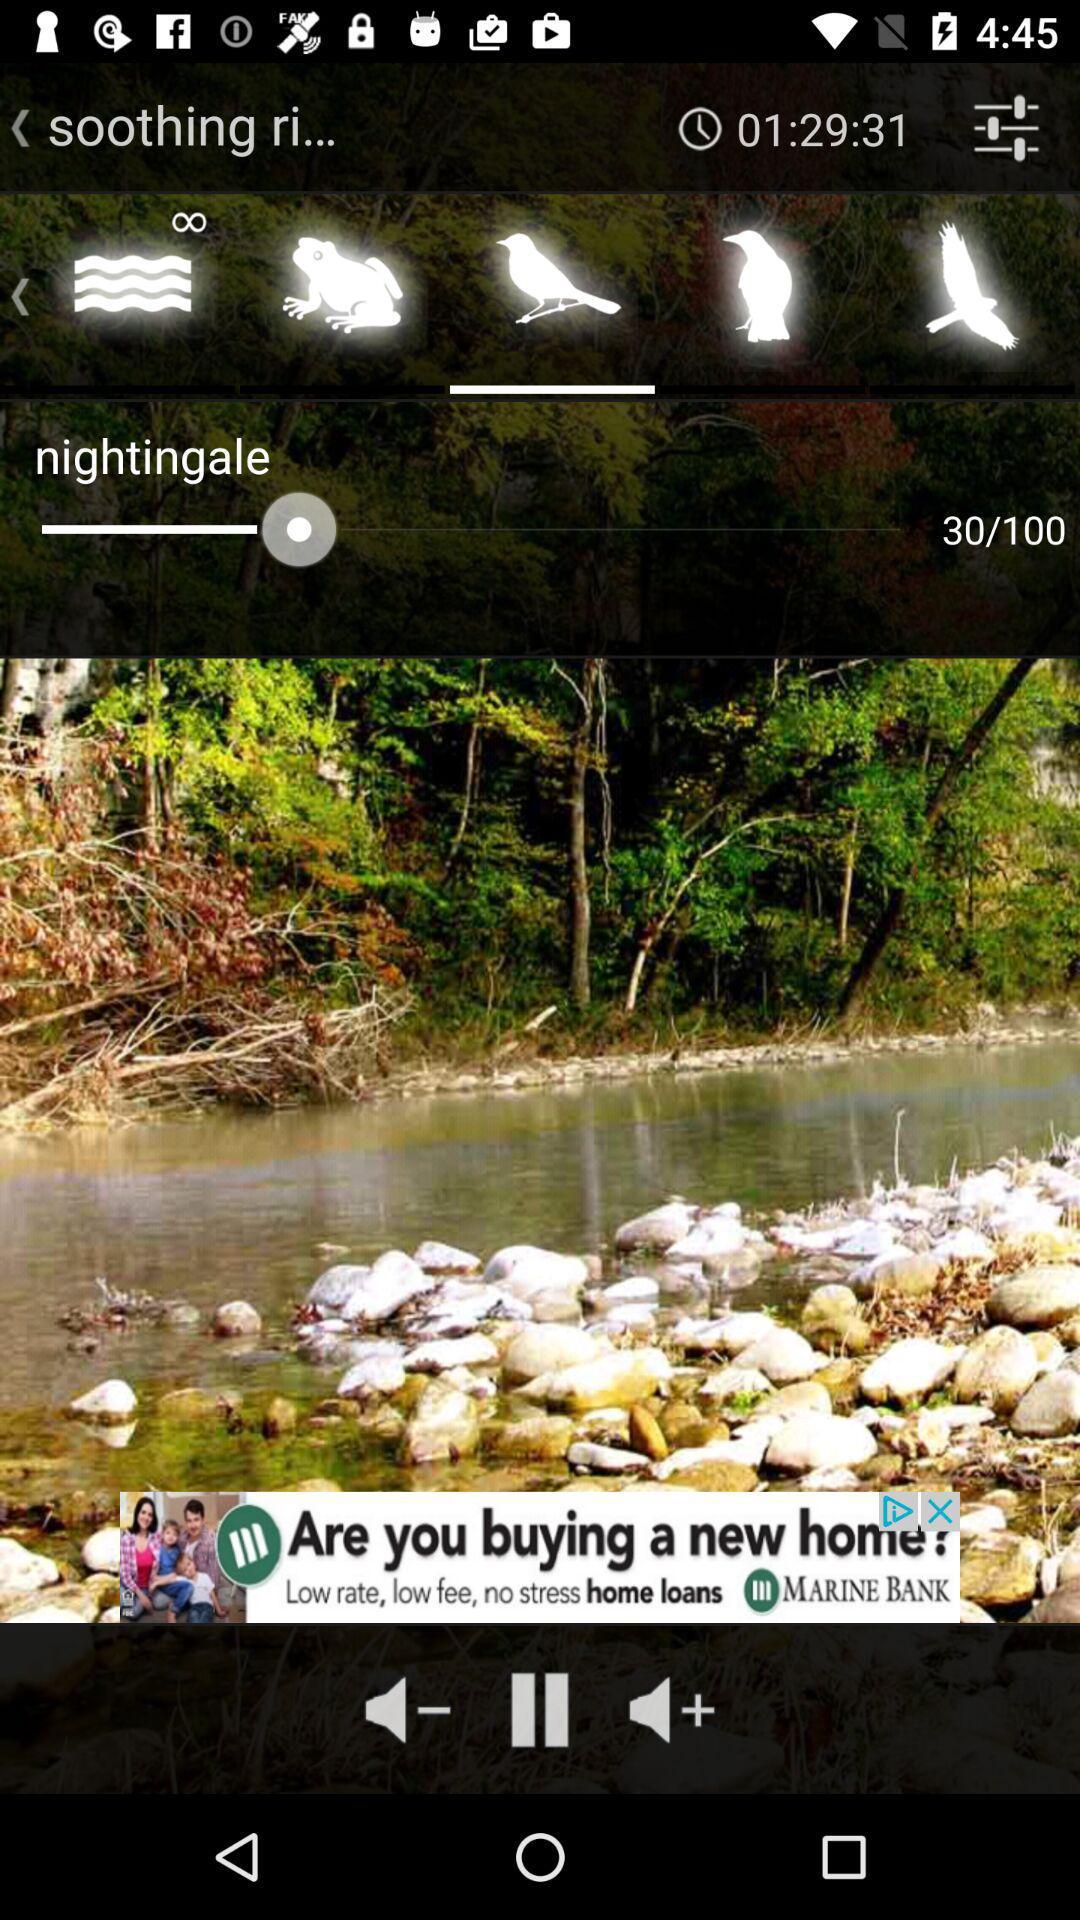  I want to click on change sounds, so click(762, 291).